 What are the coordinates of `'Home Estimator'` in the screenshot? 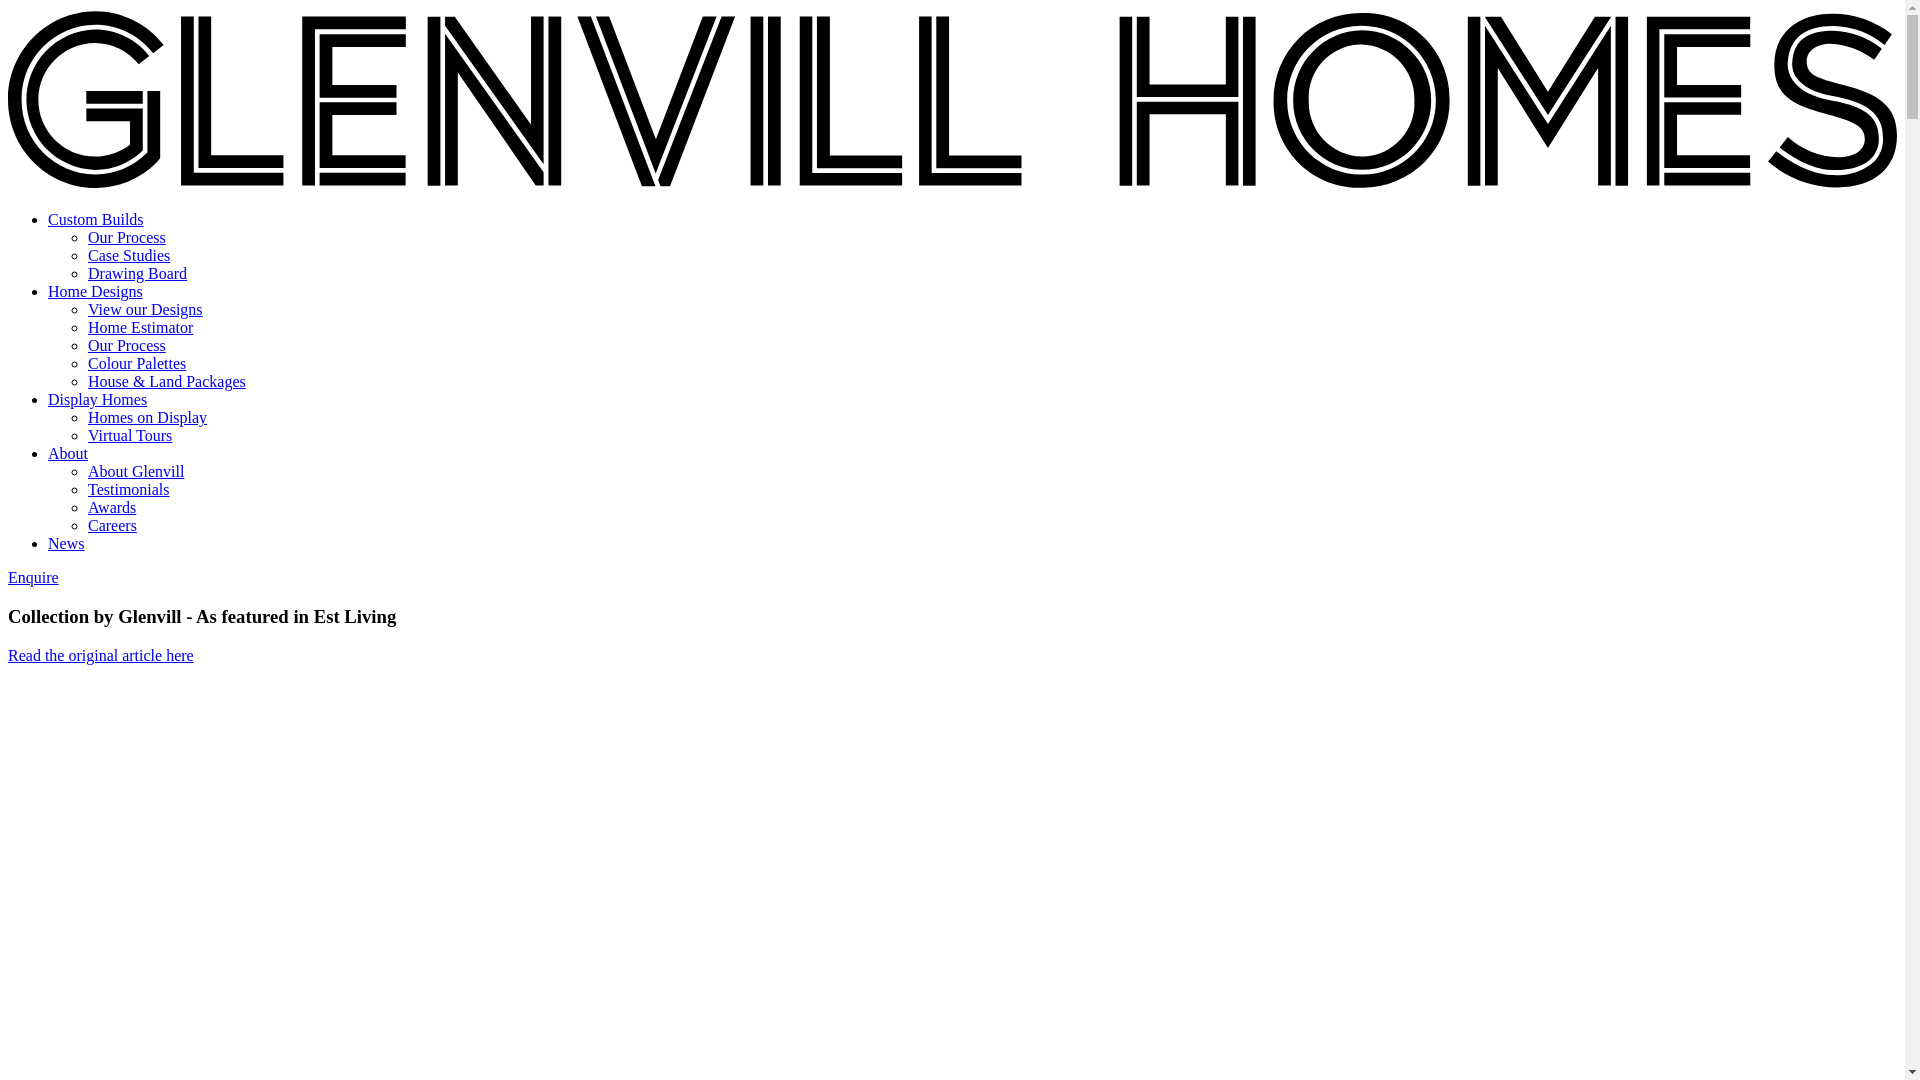 It's located at (139, 326).